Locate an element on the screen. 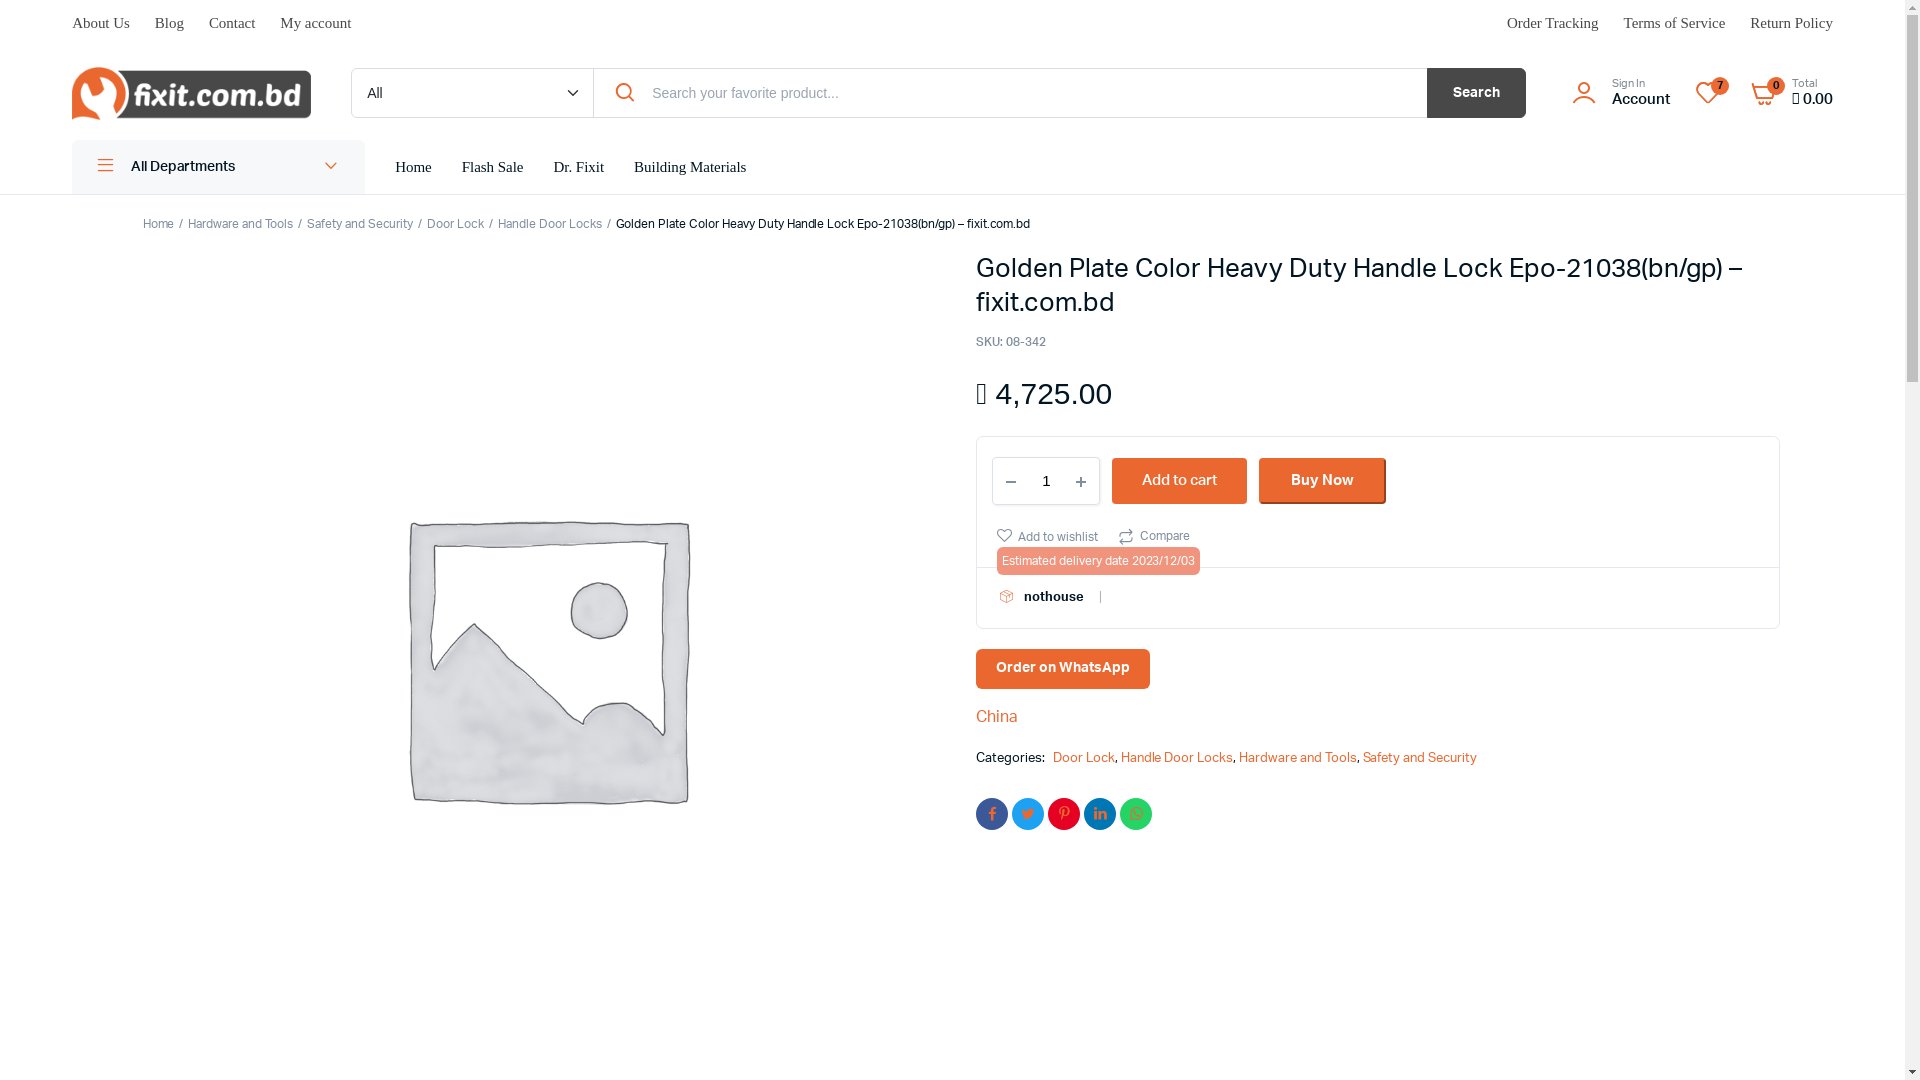  'Buy Now' is located at coordinates (1257, 481).